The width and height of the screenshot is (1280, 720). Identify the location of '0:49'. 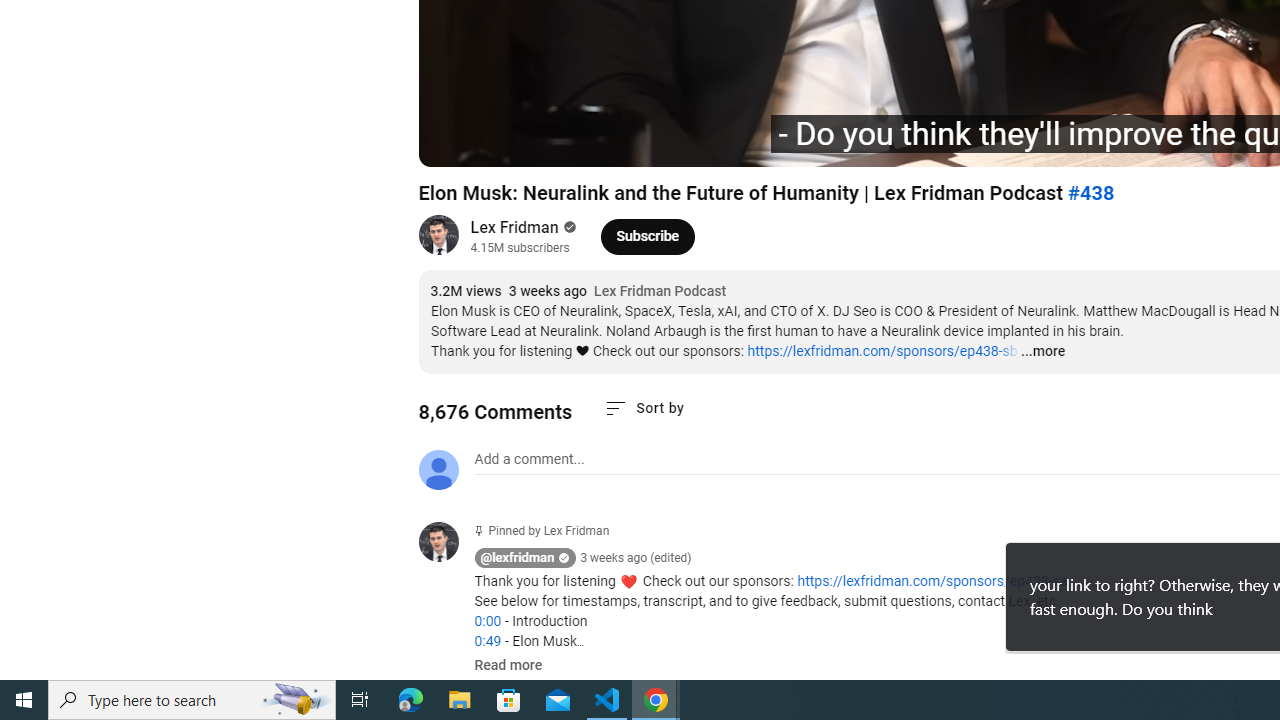
(487, 641).